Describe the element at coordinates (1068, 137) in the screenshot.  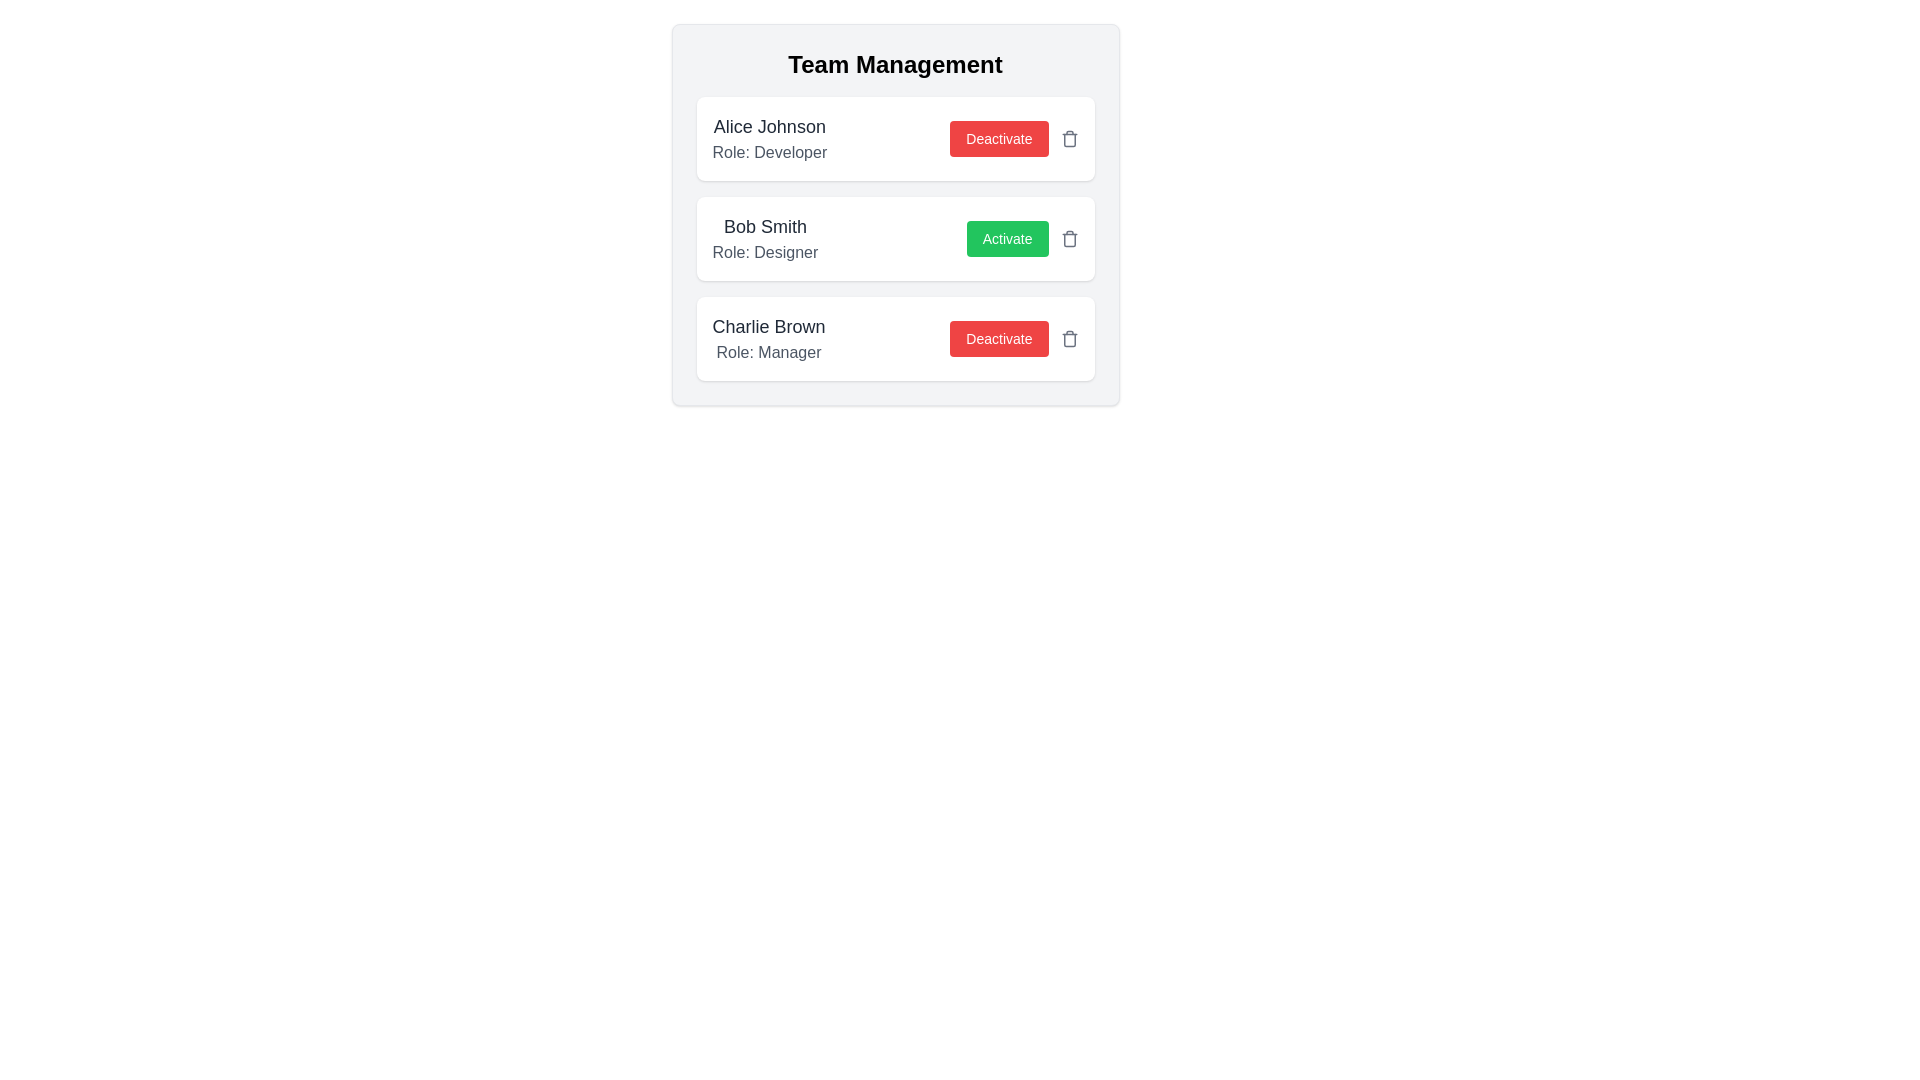
I see `trash icon button to remove the team member Alice Johnson` at that location.